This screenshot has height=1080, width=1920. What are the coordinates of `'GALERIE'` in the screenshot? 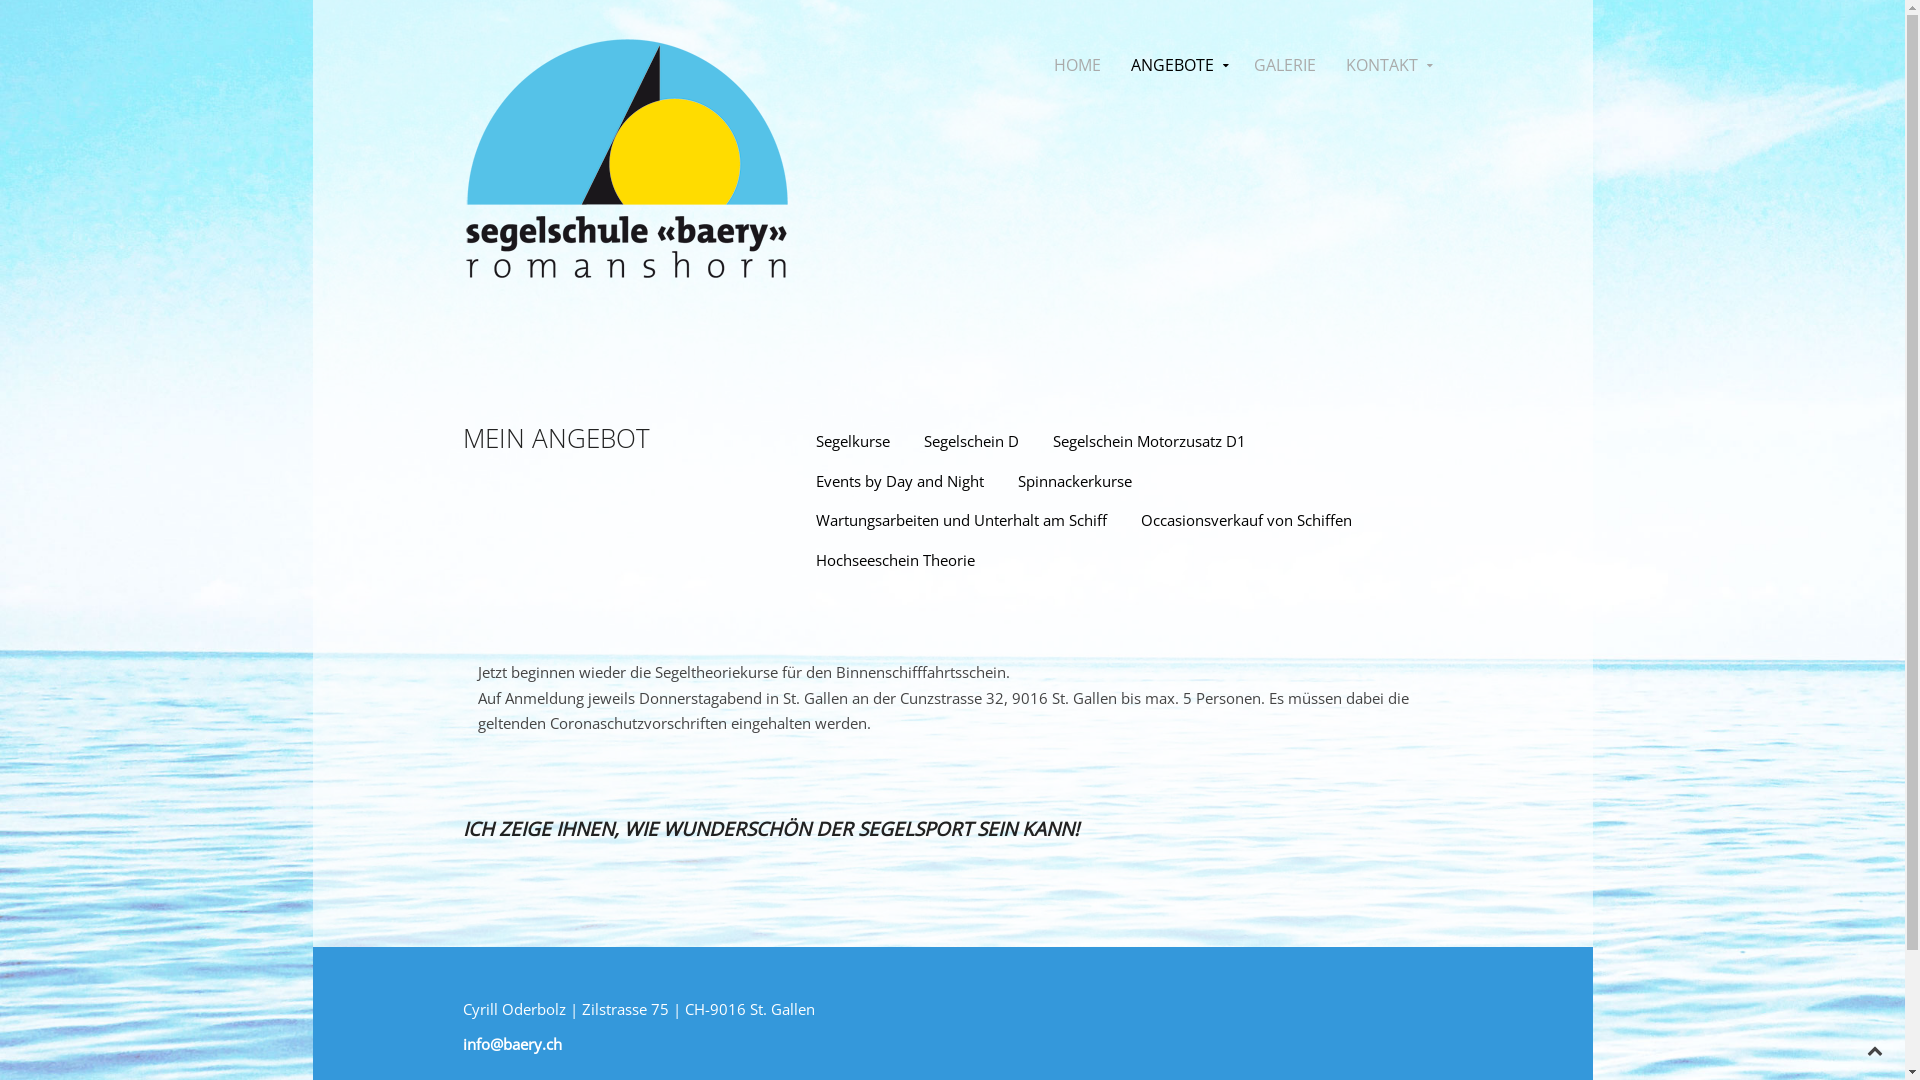 It's located at (1237, 64).